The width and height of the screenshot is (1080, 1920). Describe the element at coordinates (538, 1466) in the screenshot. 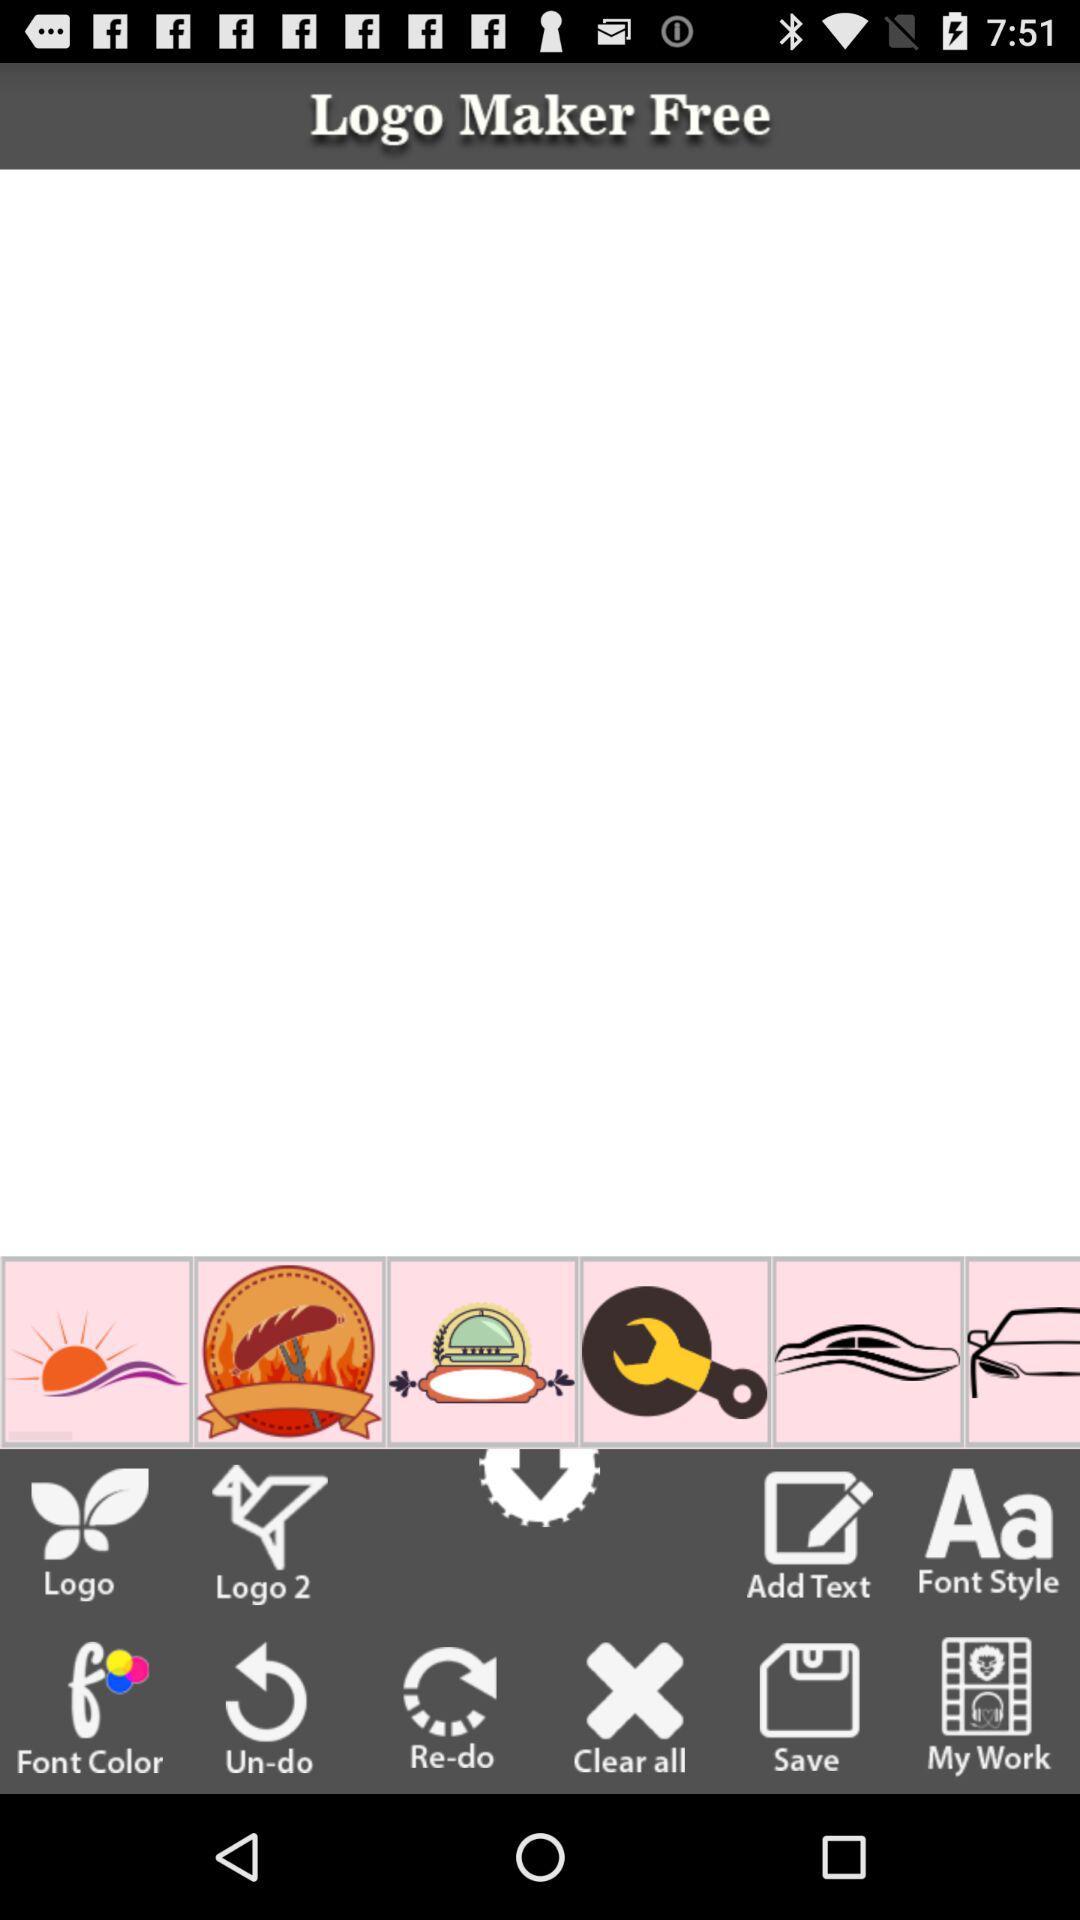

I see `the downward icon` at that location.